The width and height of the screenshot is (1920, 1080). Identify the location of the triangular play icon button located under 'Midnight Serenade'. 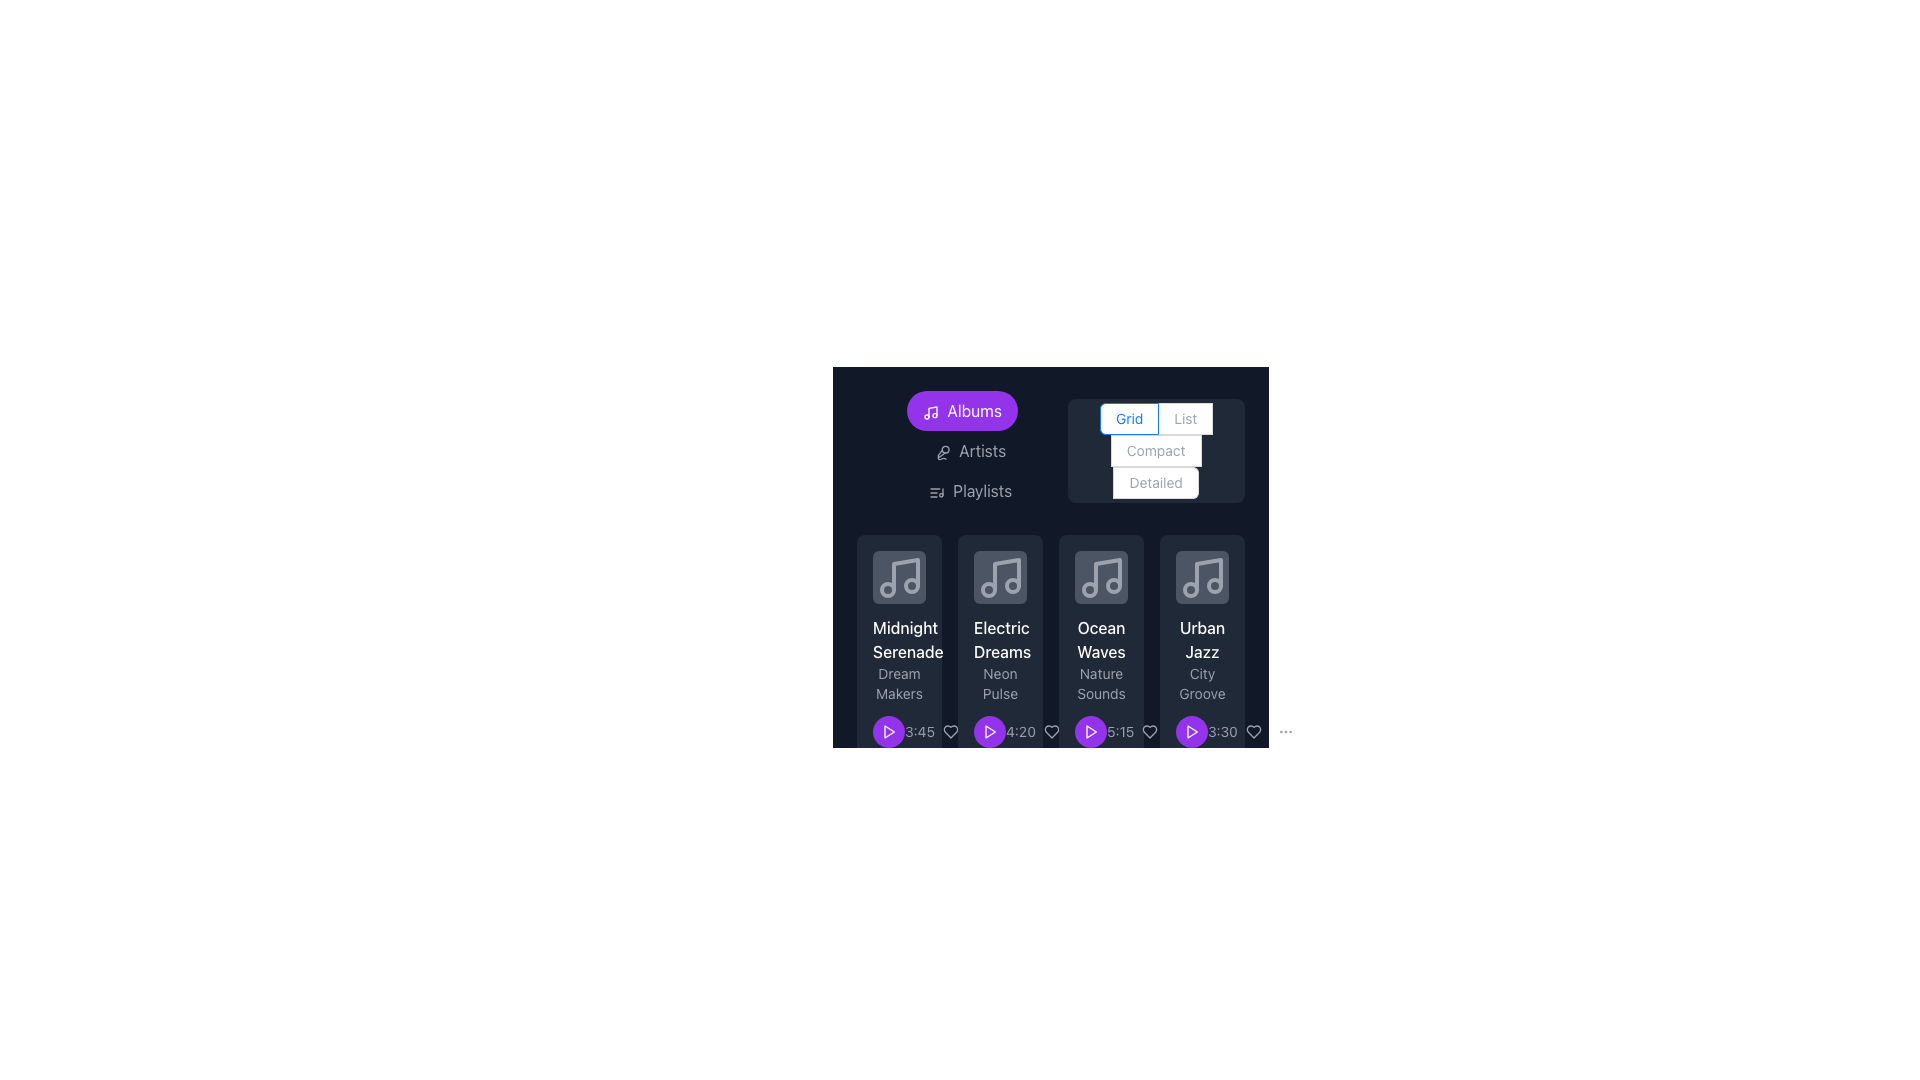
(888, 732).